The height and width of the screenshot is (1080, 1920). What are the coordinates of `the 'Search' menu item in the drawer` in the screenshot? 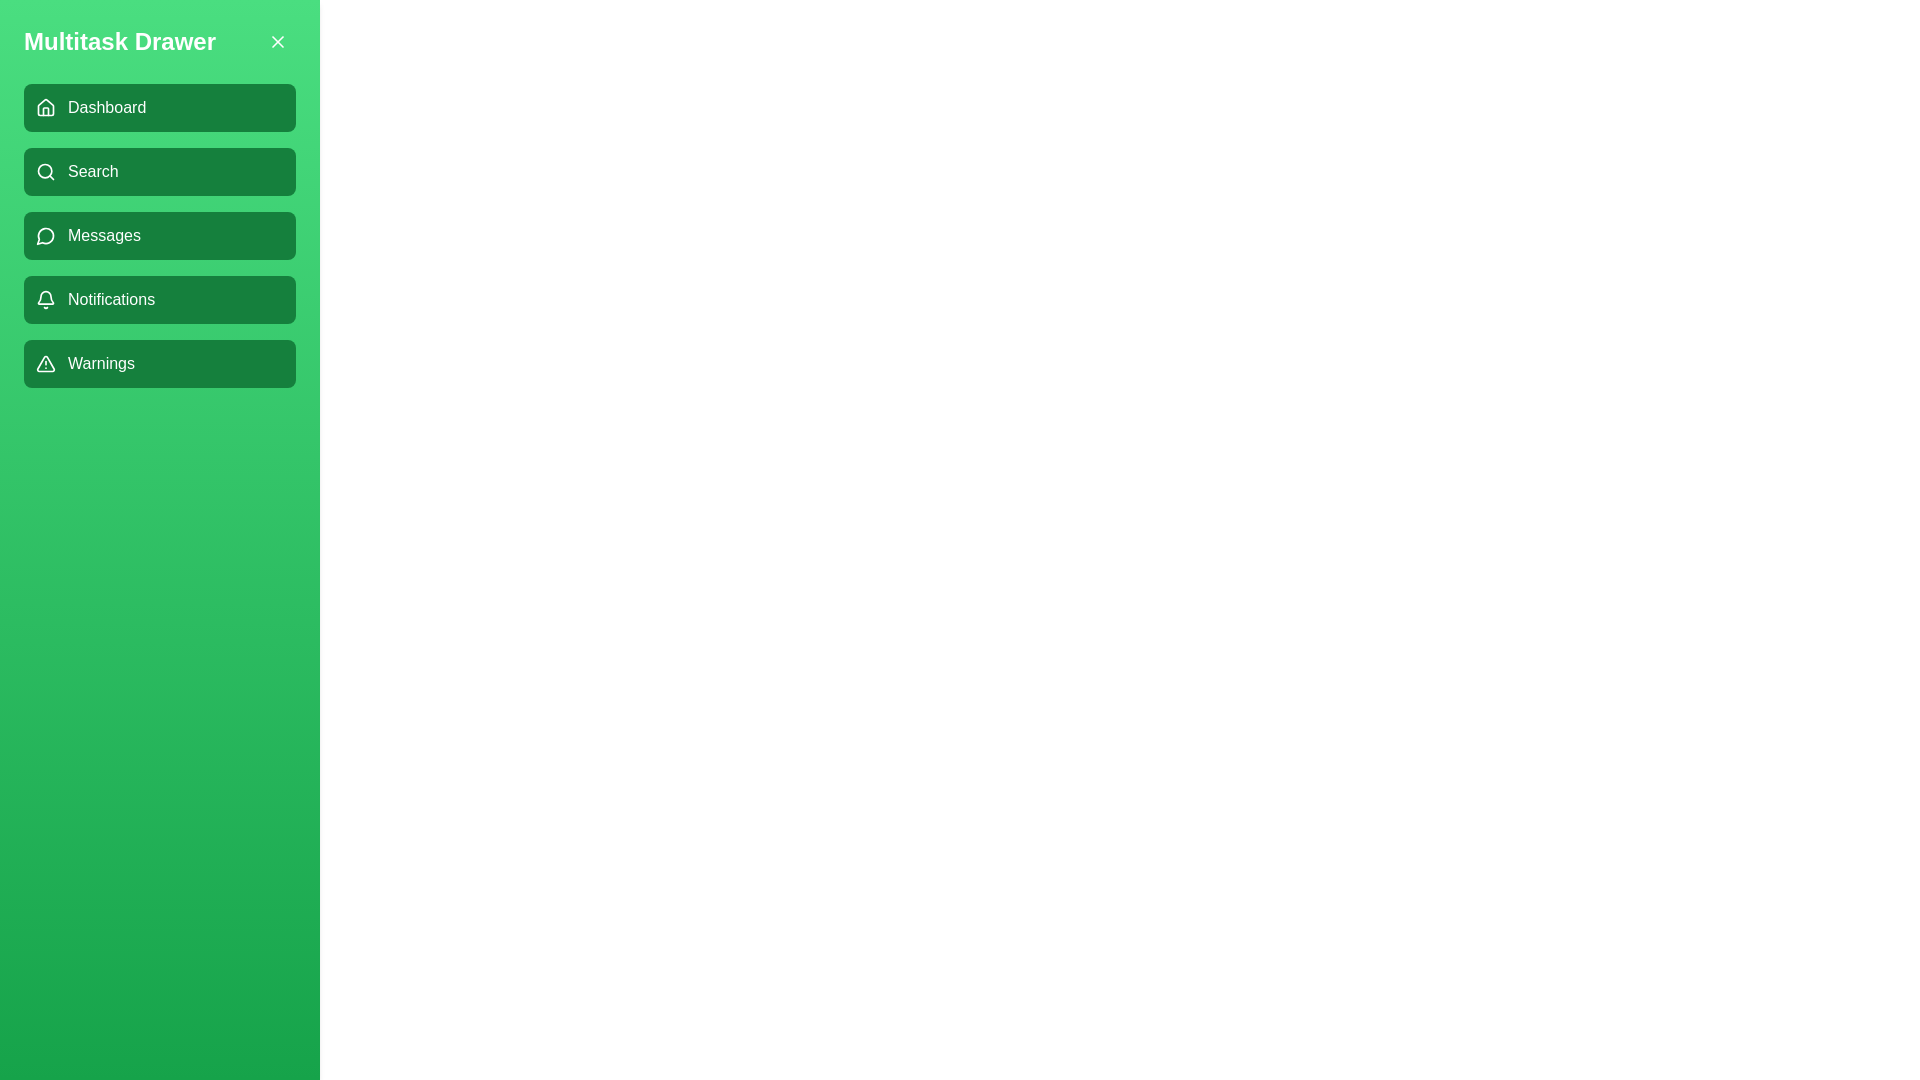 It's located at (158, 171).